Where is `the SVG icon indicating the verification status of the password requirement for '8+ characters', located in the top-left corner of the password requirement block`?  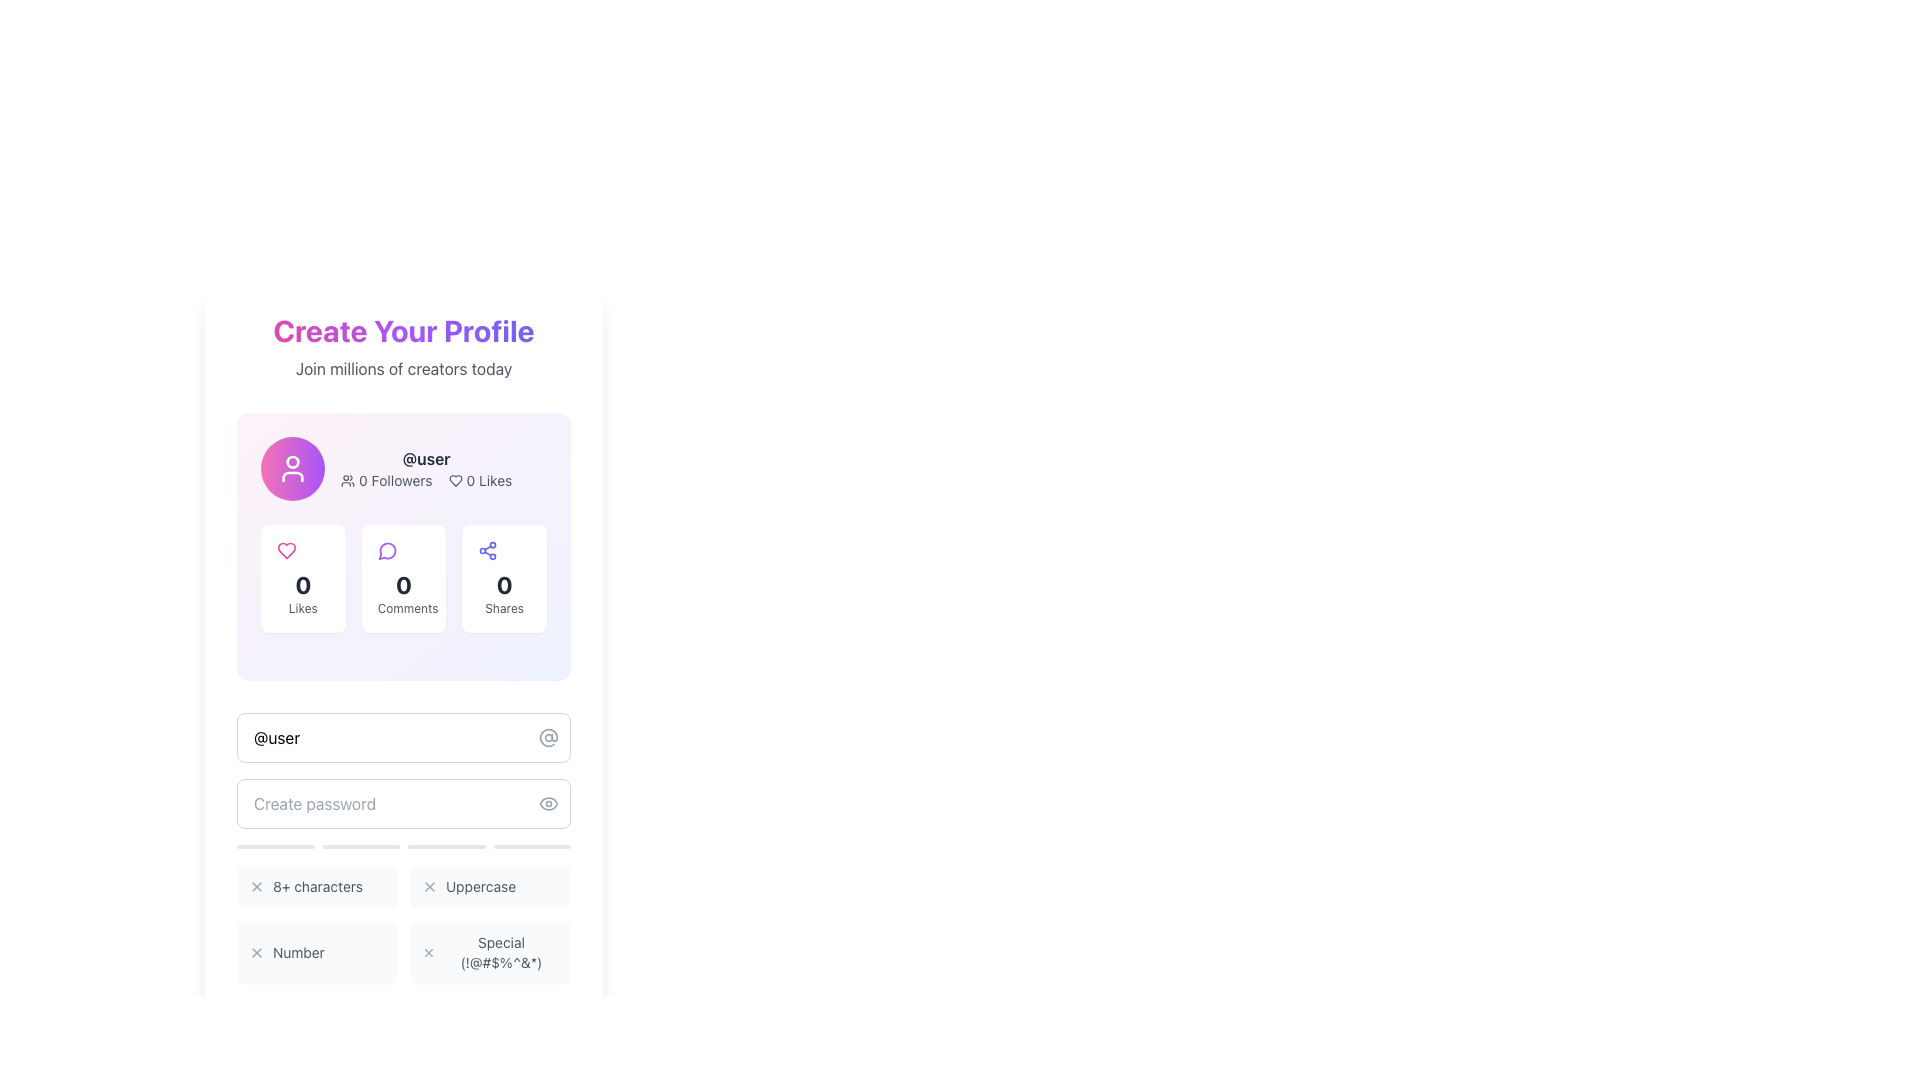 the SVG icon indicating the verification status of the password requirement for '8+ characters', located in the top-left corner of the password requirement block is located at coordinates (256, 886).